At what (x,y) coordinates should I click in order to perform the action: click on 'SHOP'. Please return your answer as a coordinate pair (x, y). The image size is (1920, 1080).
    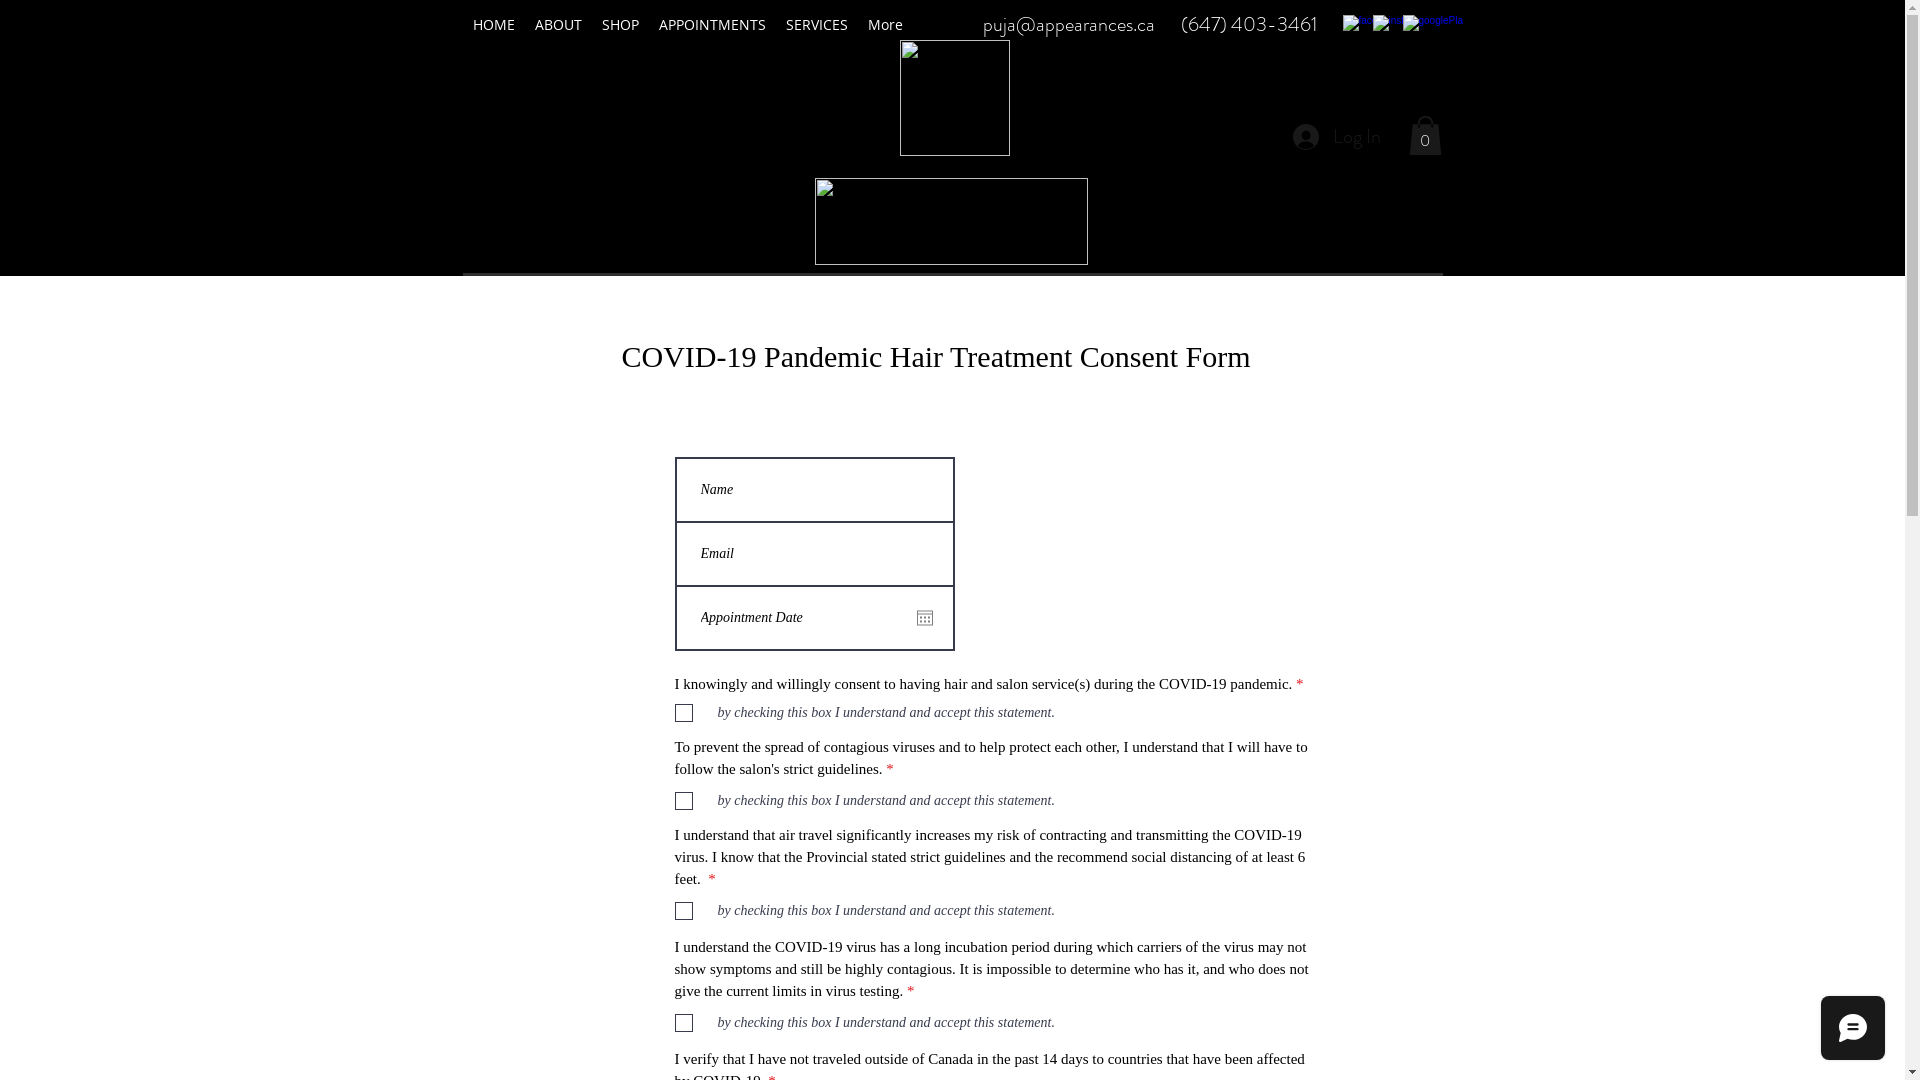
    Looking at the image, I should click on (590, 24).